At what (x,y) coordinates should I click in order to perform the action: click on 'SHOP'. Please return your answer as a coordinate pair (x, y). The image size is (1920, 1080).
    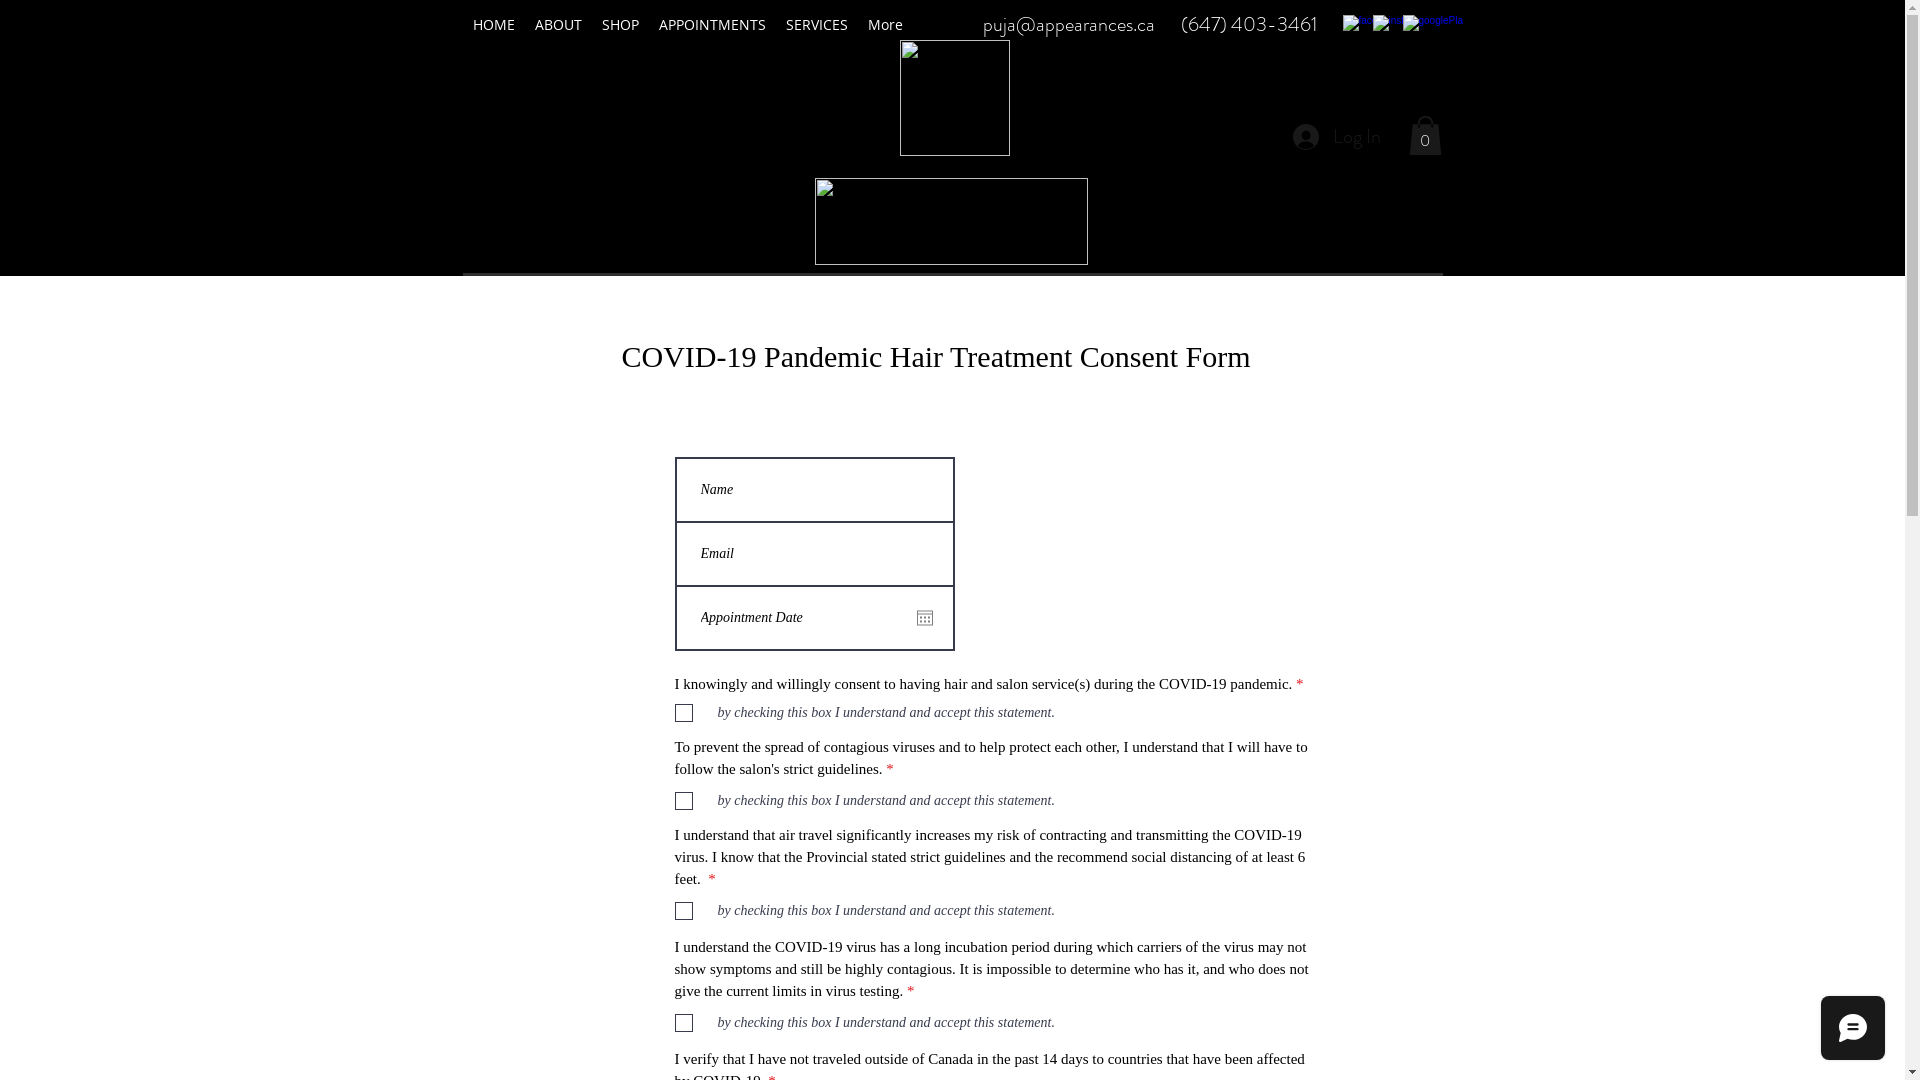
    Looking at the image, I should click on (590, 24).